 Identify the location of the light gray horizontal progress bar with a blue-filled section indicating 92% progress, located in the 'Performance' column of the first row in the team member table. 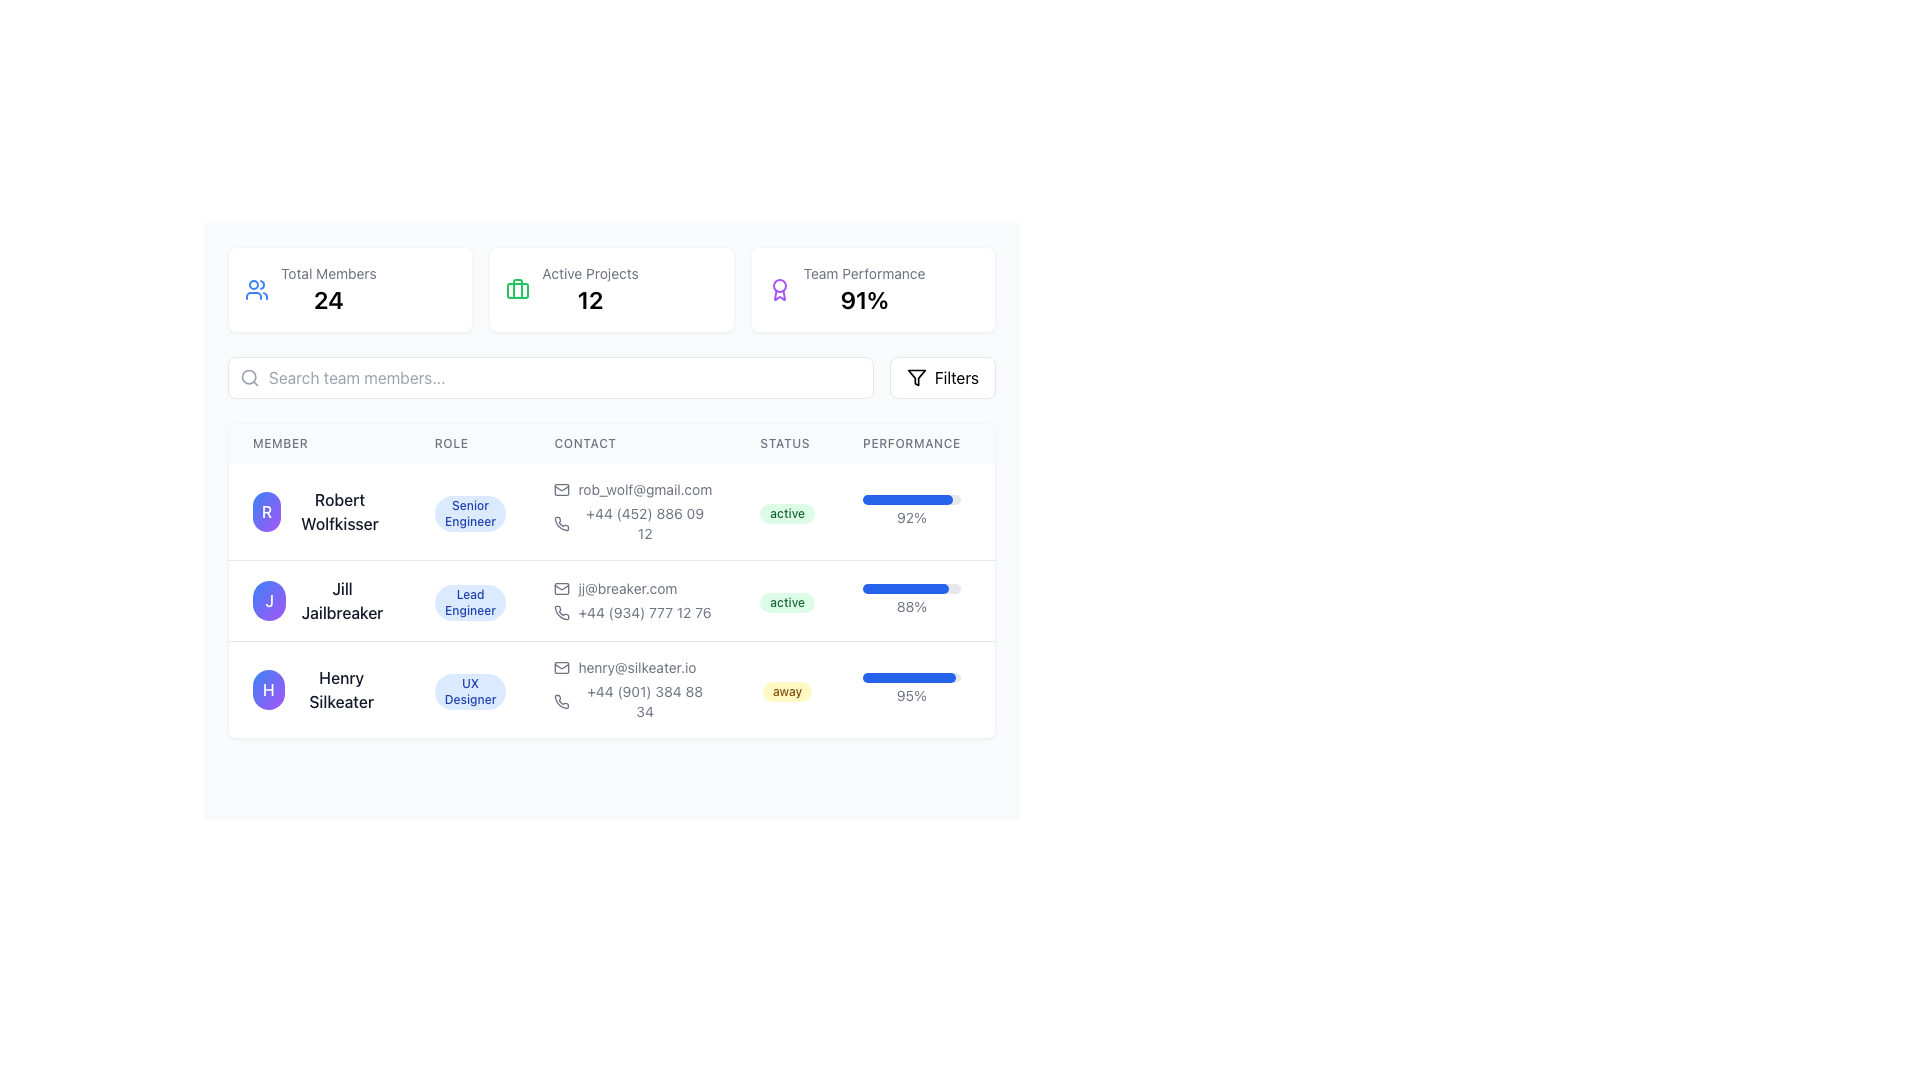
(911, 499).